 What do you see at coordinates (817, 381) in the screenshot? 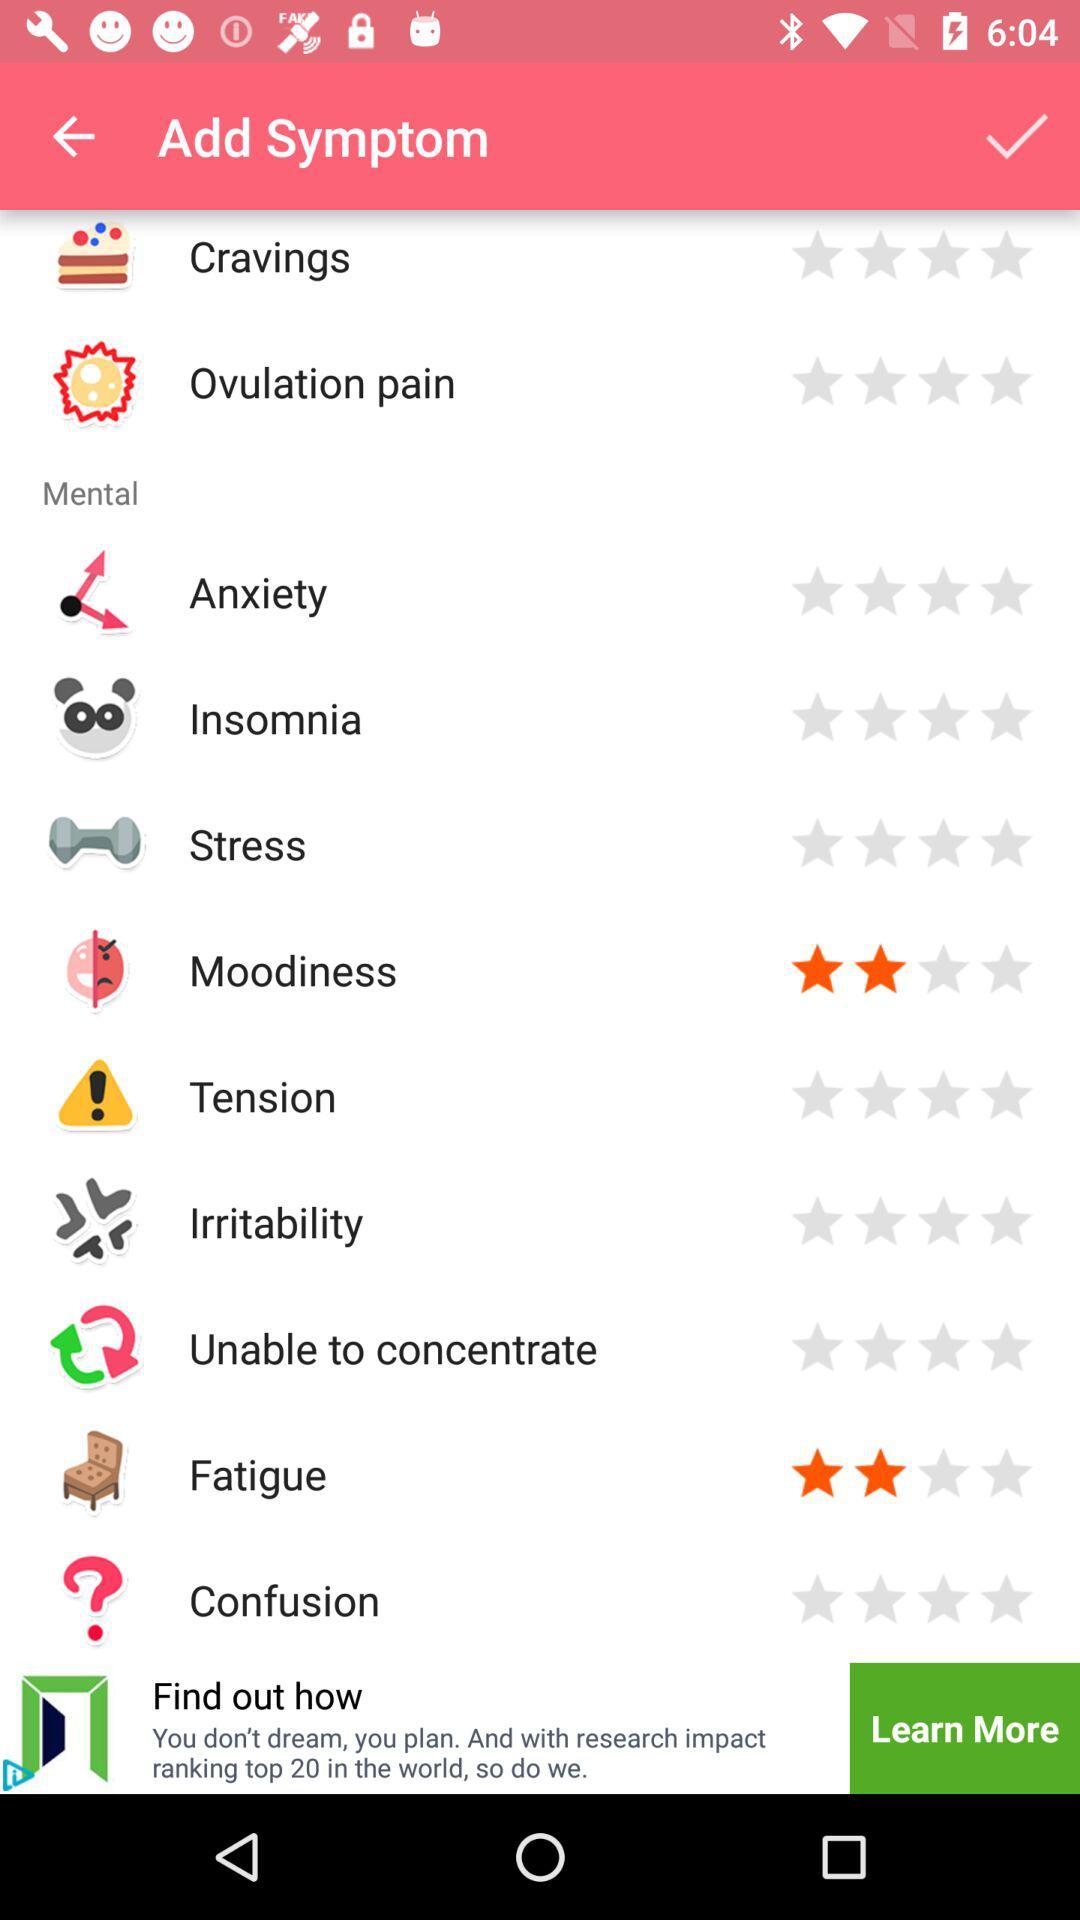
I see `to rate with one star` at bounding box center [817, 381].